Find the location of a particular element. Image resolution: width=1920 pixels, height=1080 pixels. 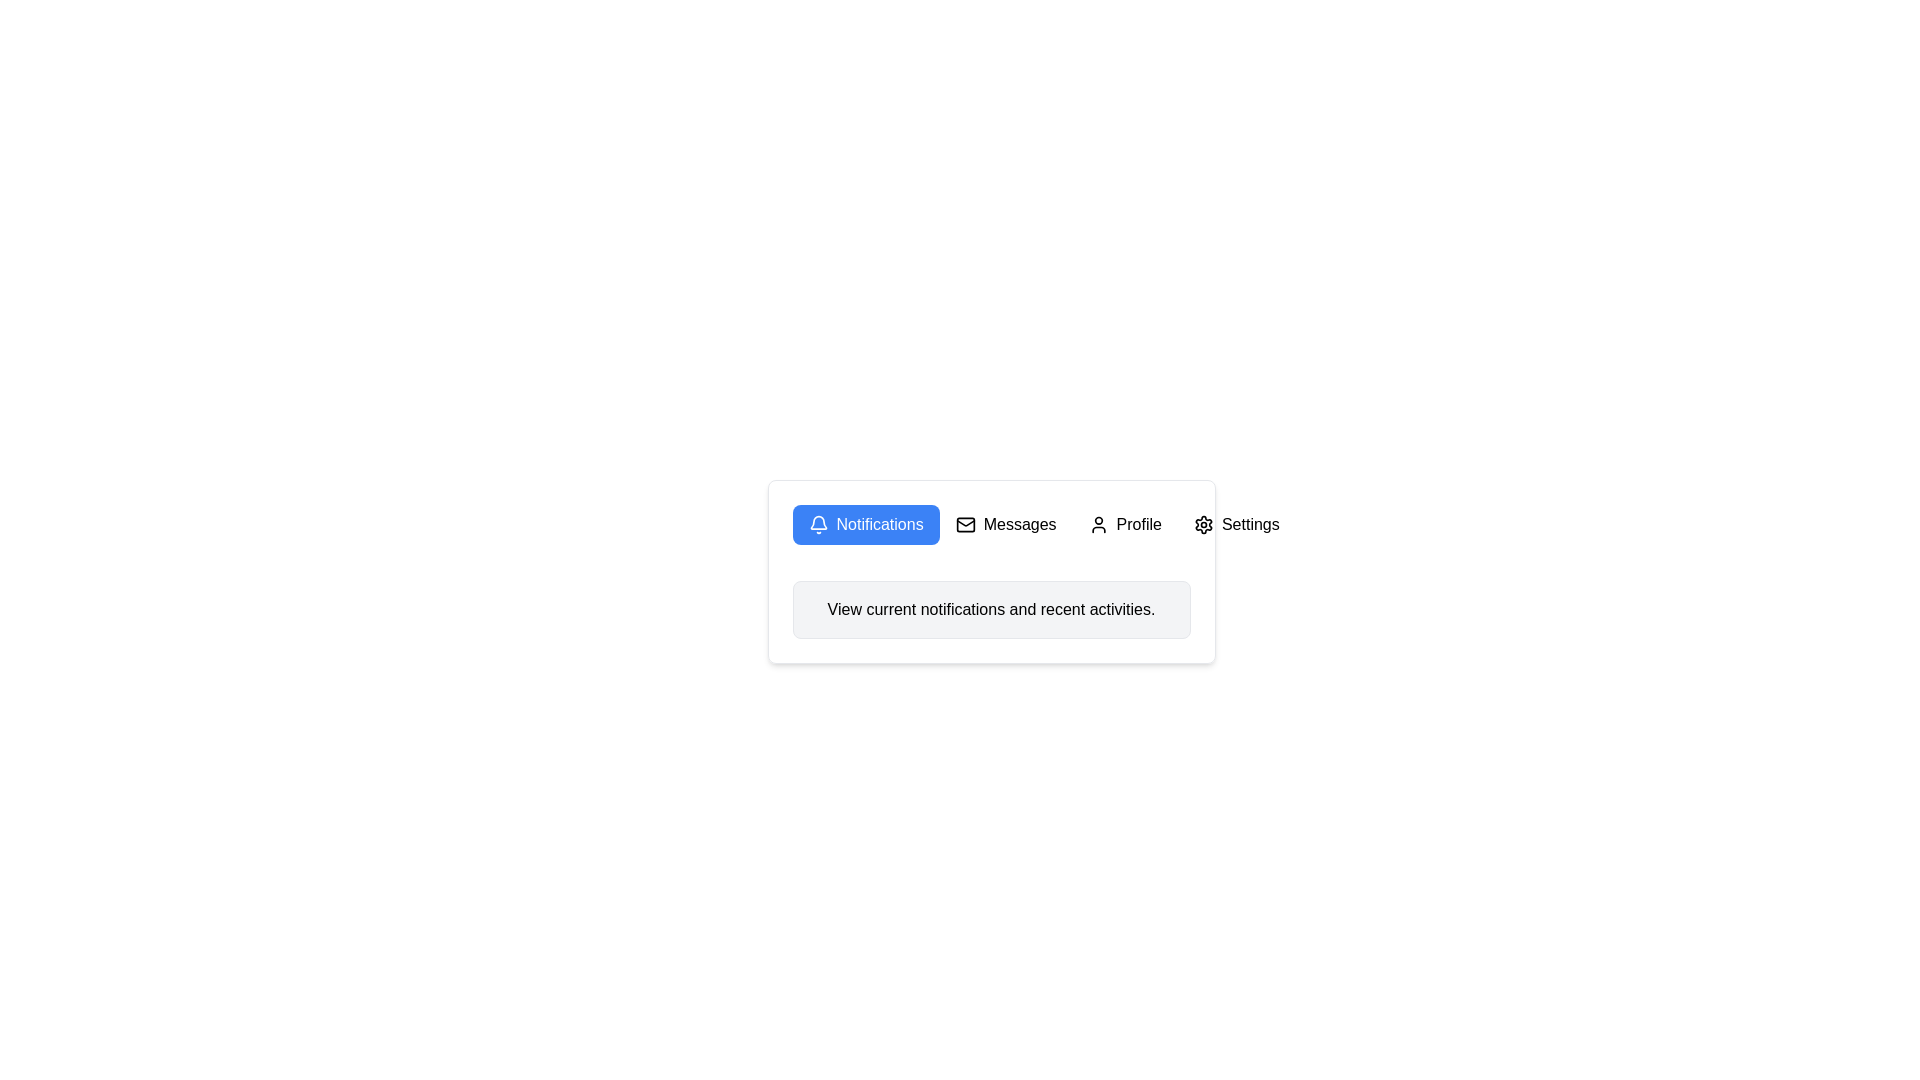

the 'Messages' button, which features an envelope icon and is located between the 'Notifications' and 'Profile' buttons in the navigation menu is located at coordinates (1006, 523).